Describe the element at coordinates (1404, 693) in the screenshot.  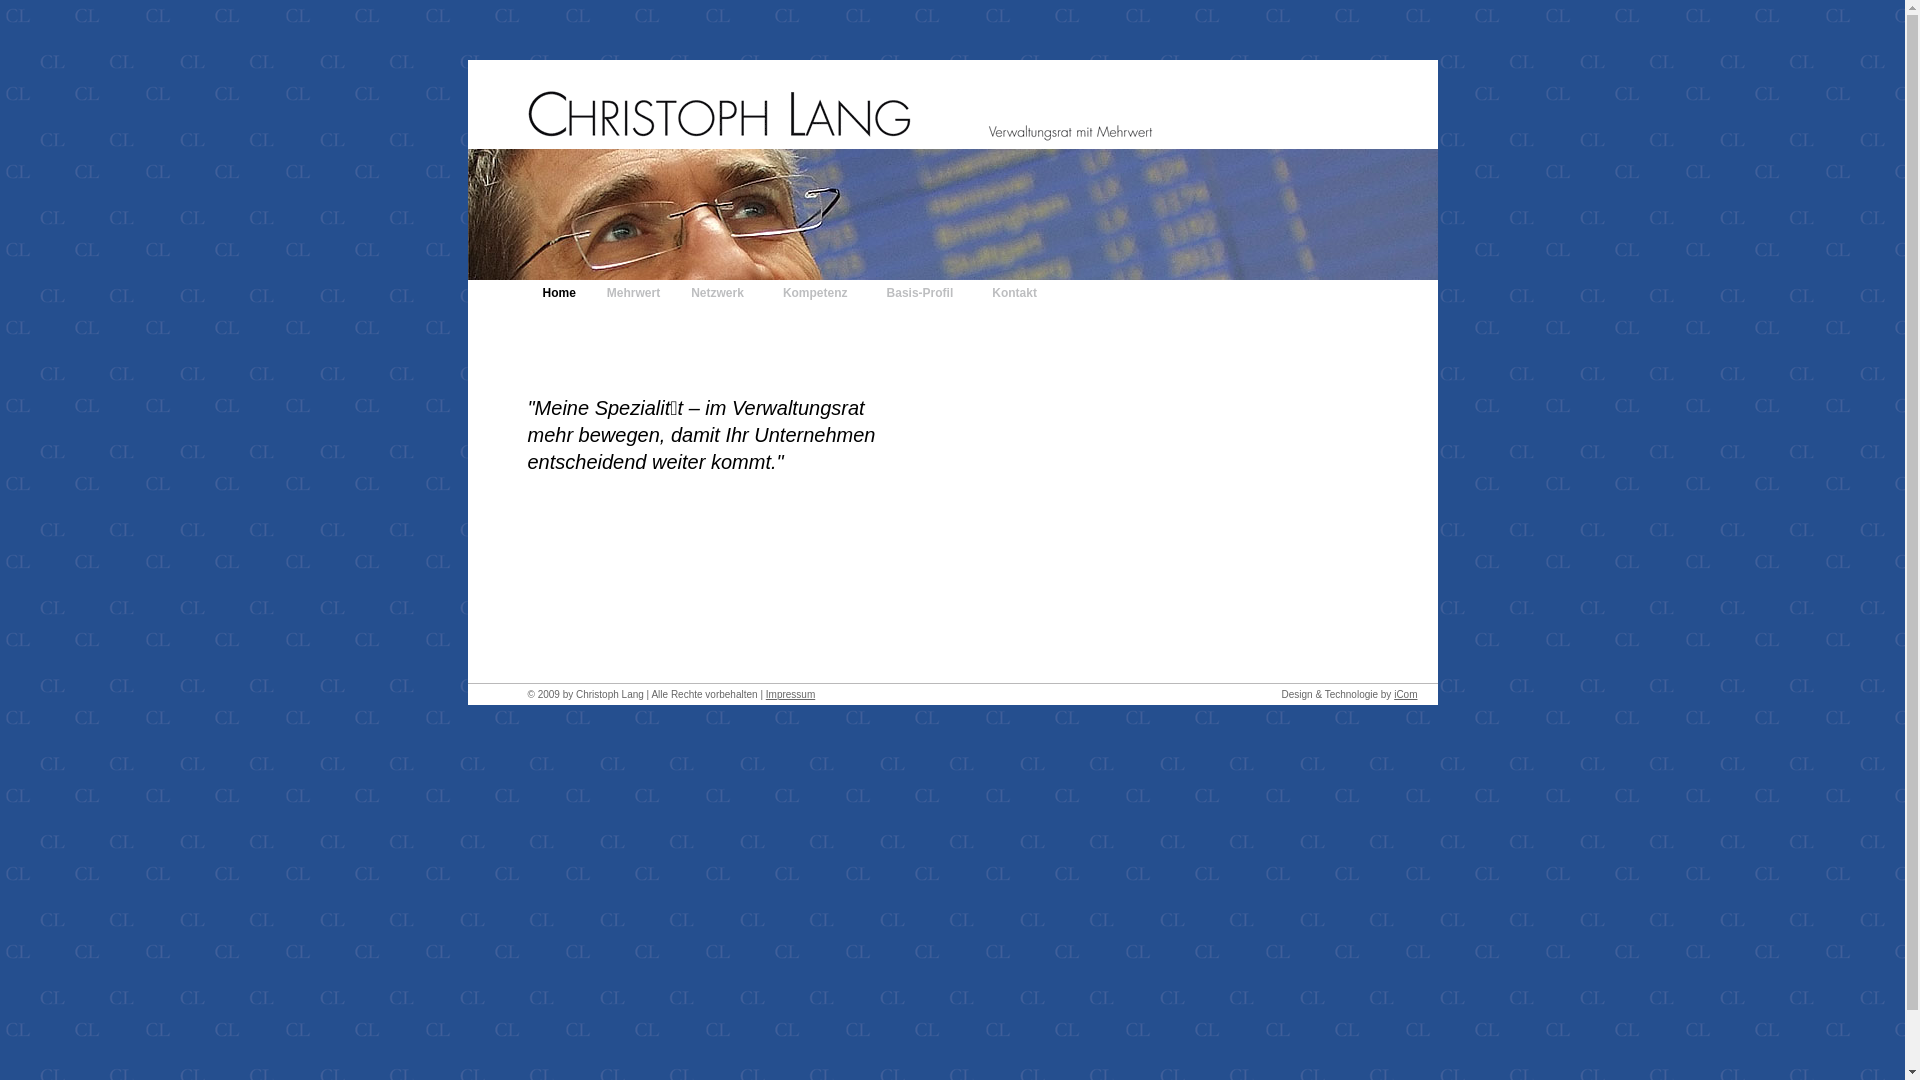
I see `'iCom'` at that location.